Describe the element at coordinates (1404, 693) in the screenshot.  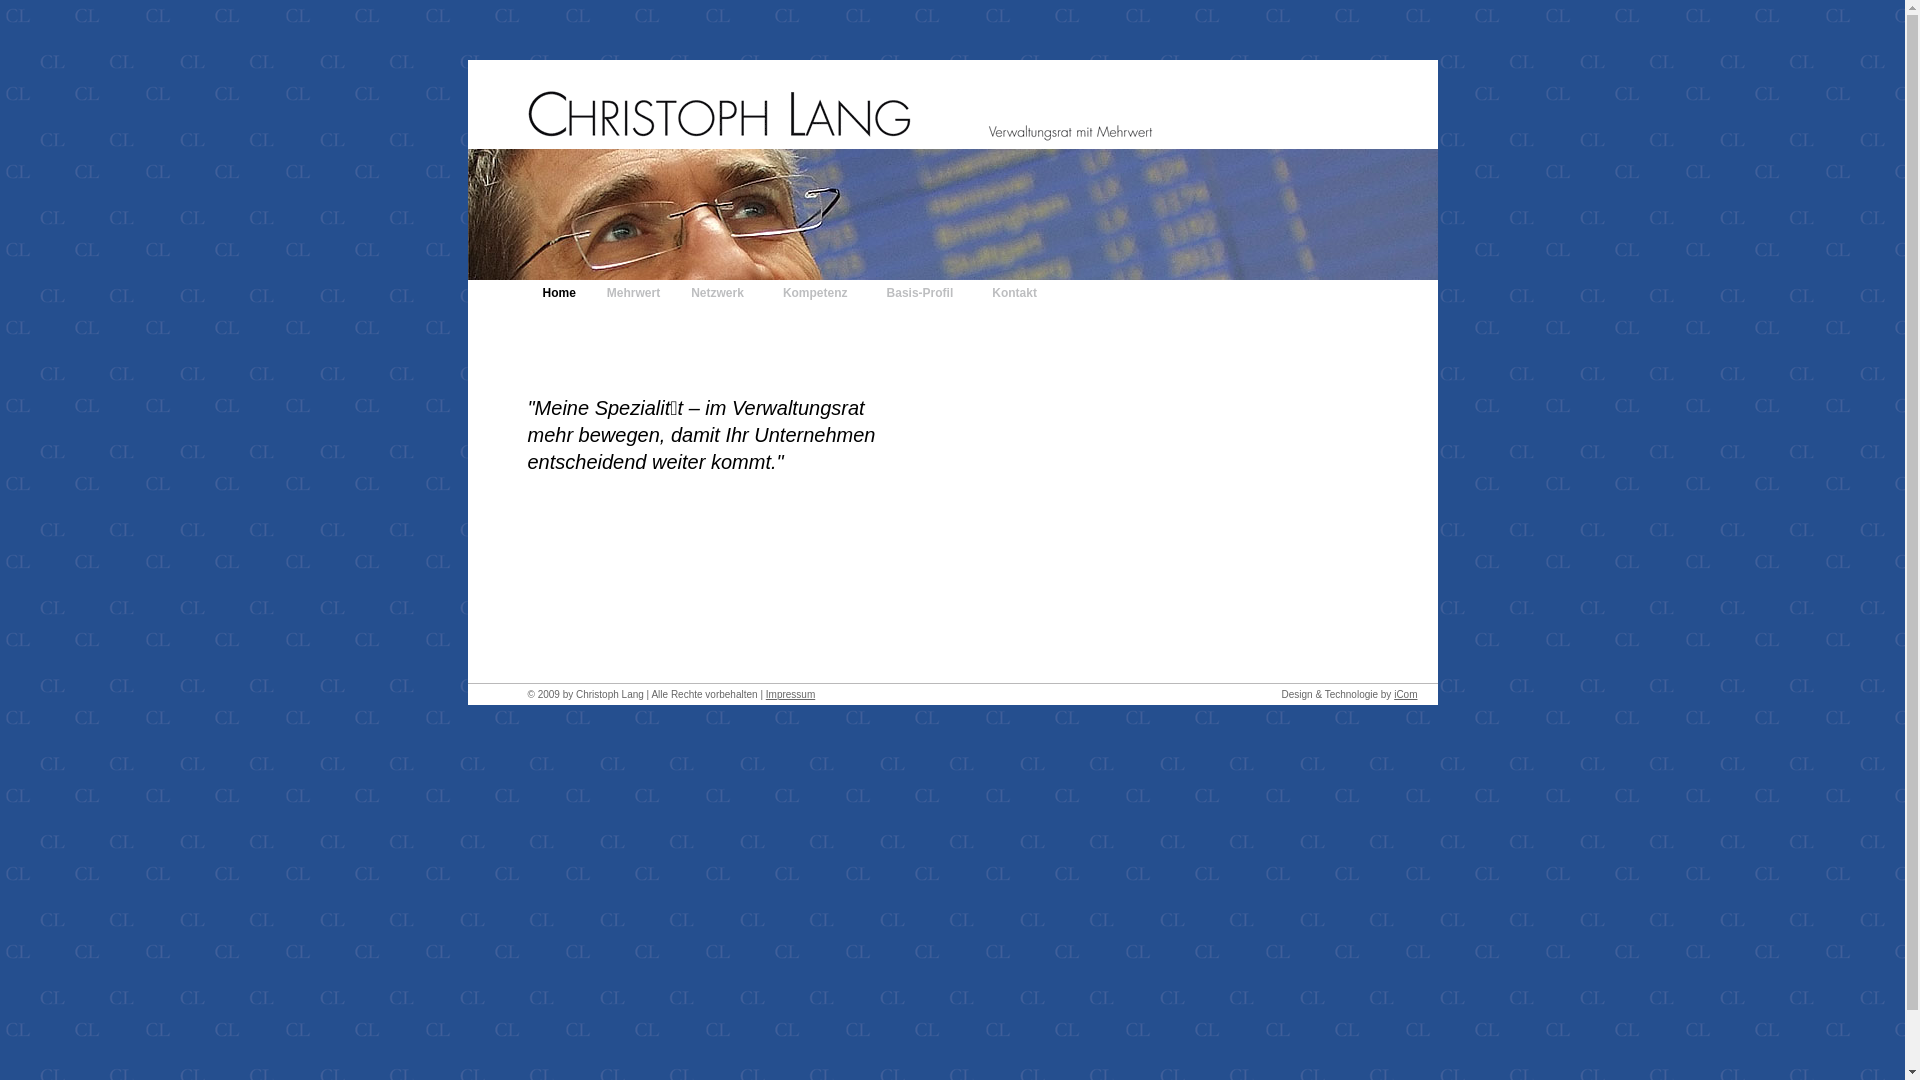
I see `'iCom'` at that location.